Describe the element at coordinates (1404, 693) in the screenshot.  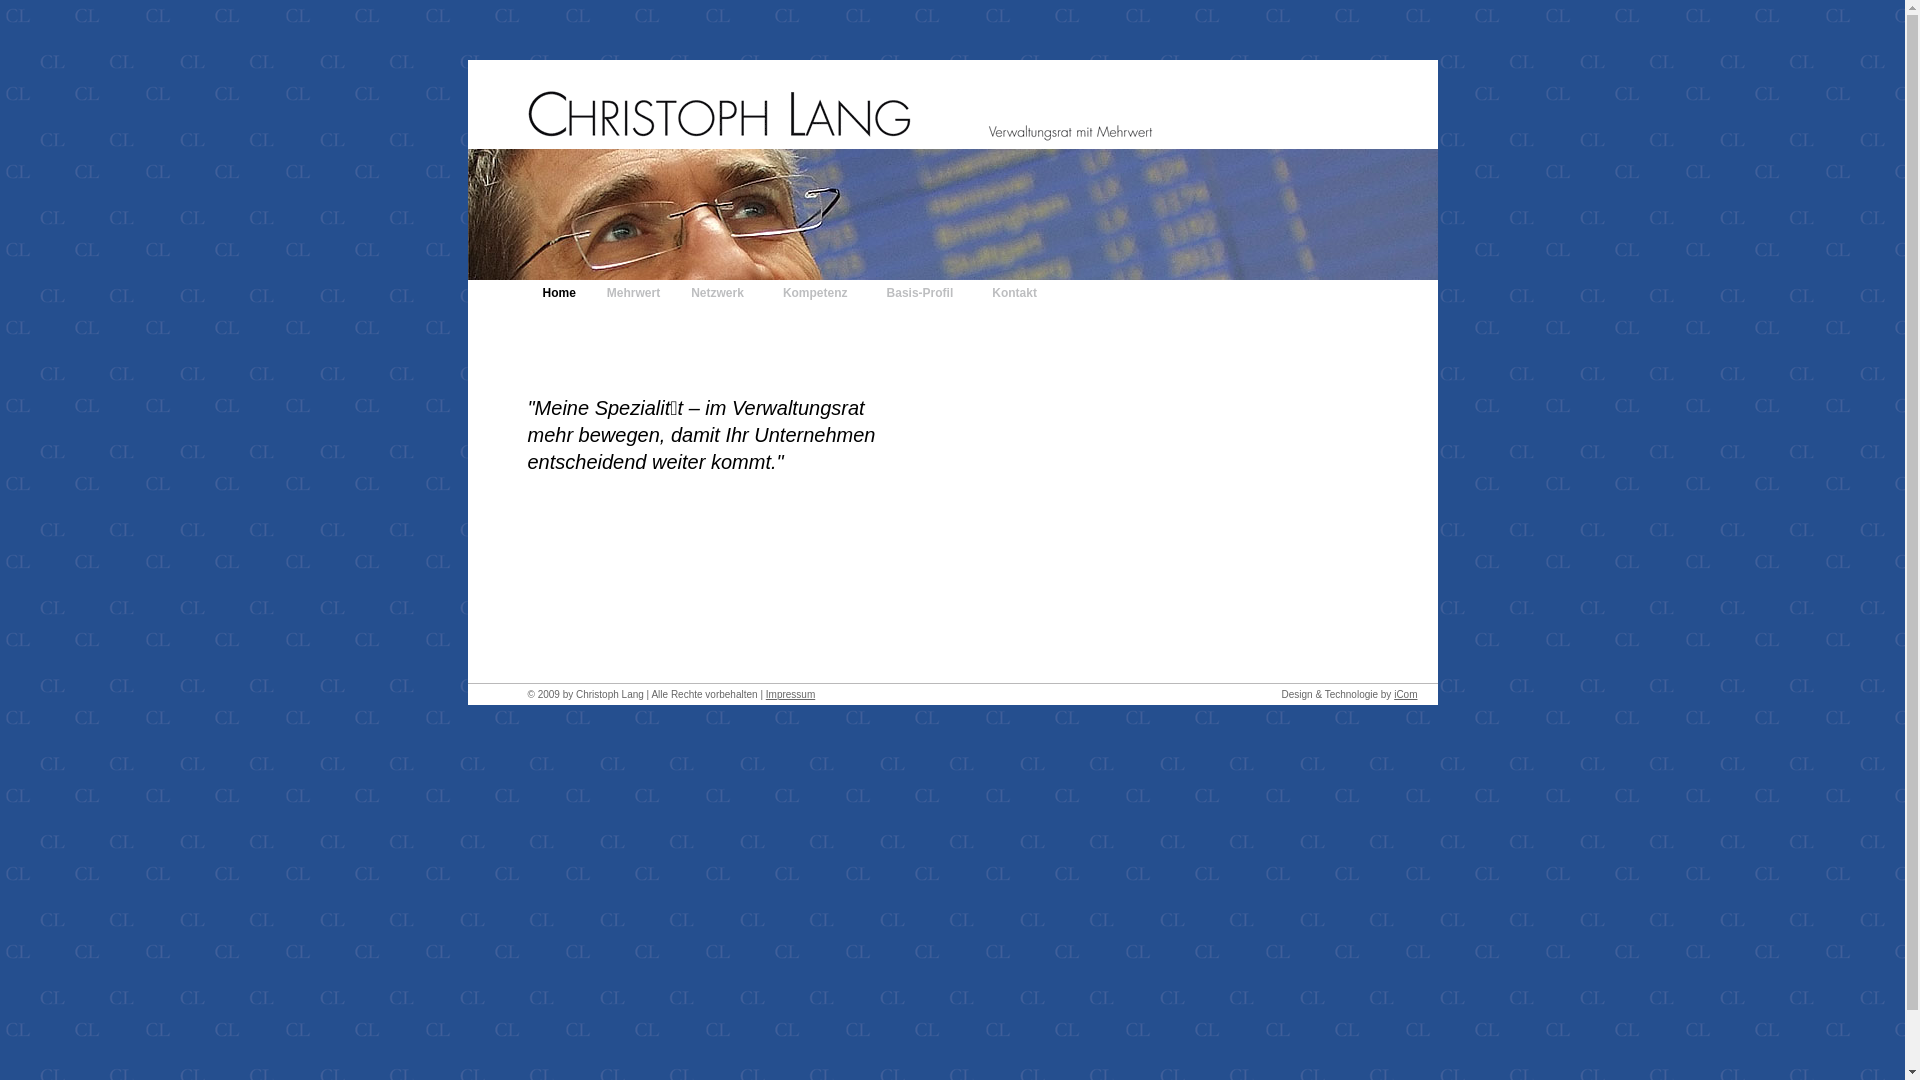
I see `'iCom'` at that location.